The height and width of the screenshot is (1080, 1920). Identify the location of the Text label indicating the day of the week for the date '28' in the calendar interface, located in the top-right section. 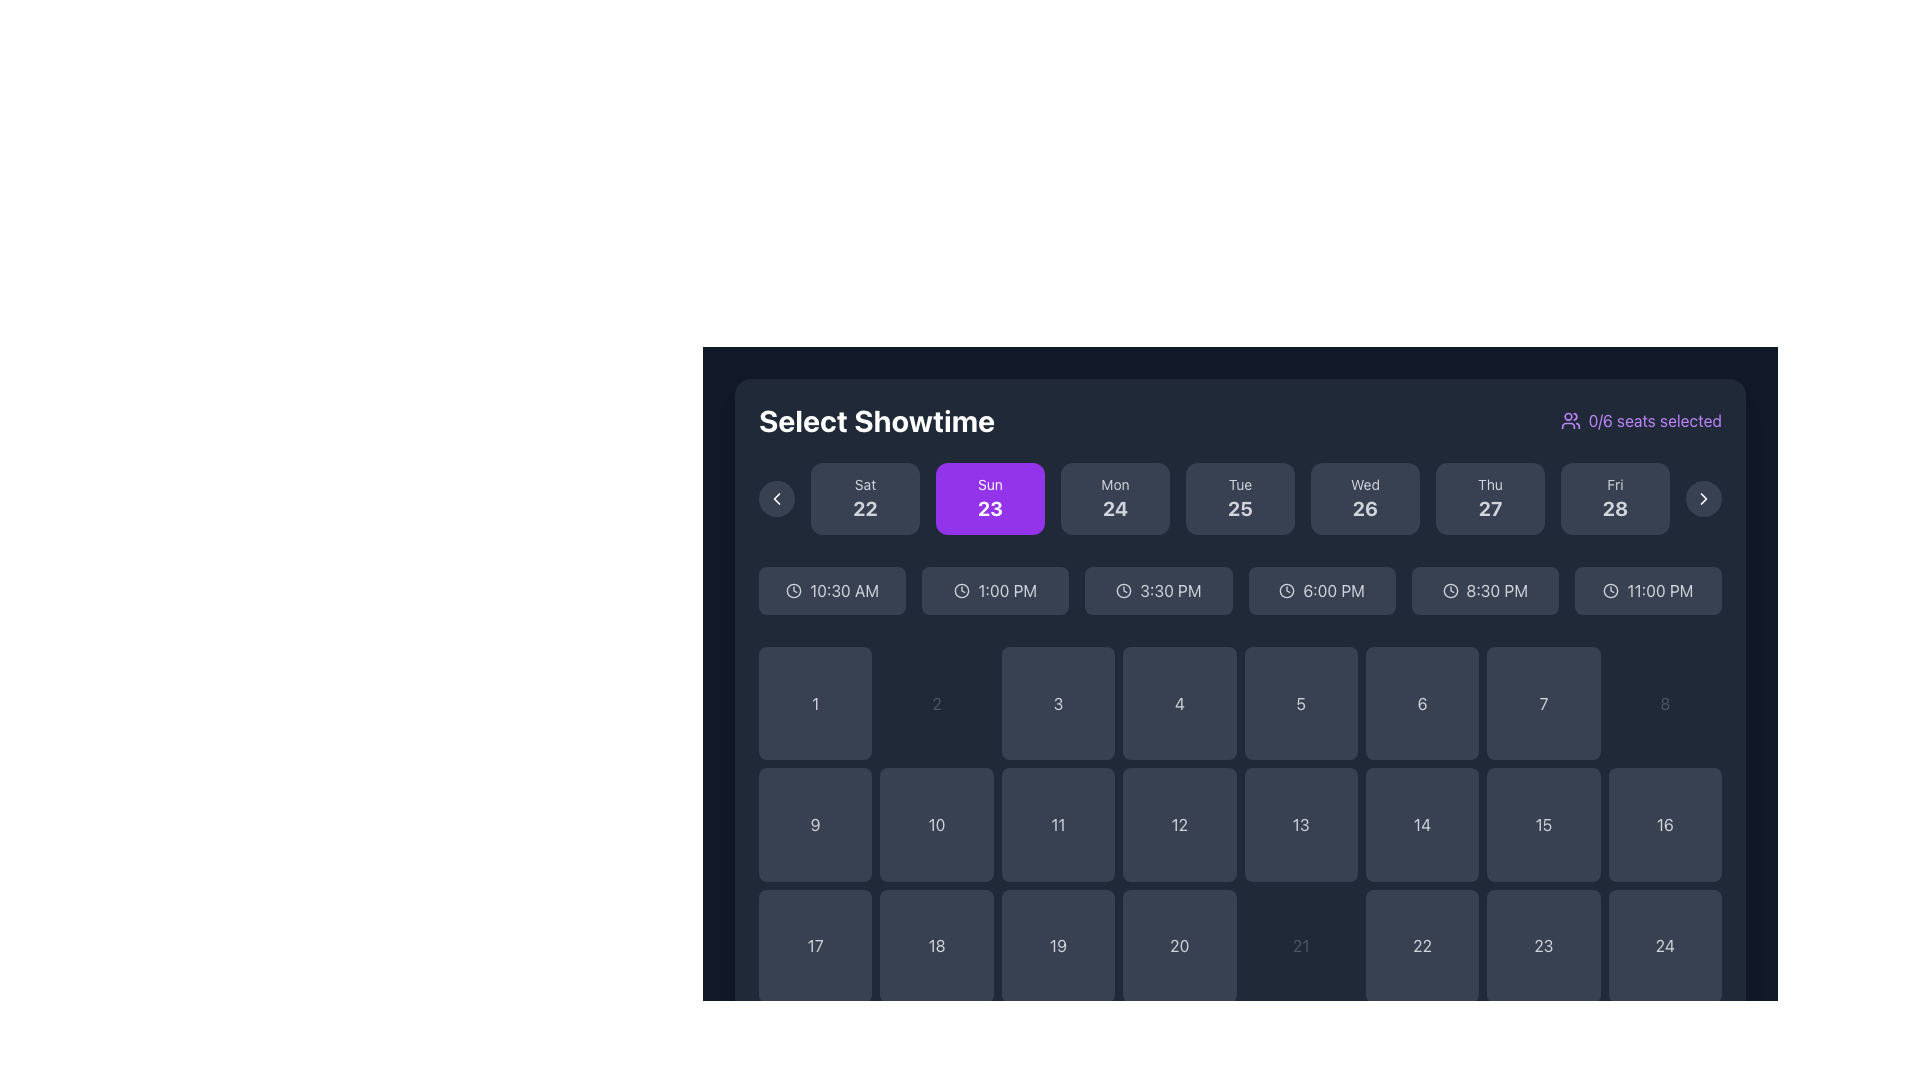
(1615, 485).